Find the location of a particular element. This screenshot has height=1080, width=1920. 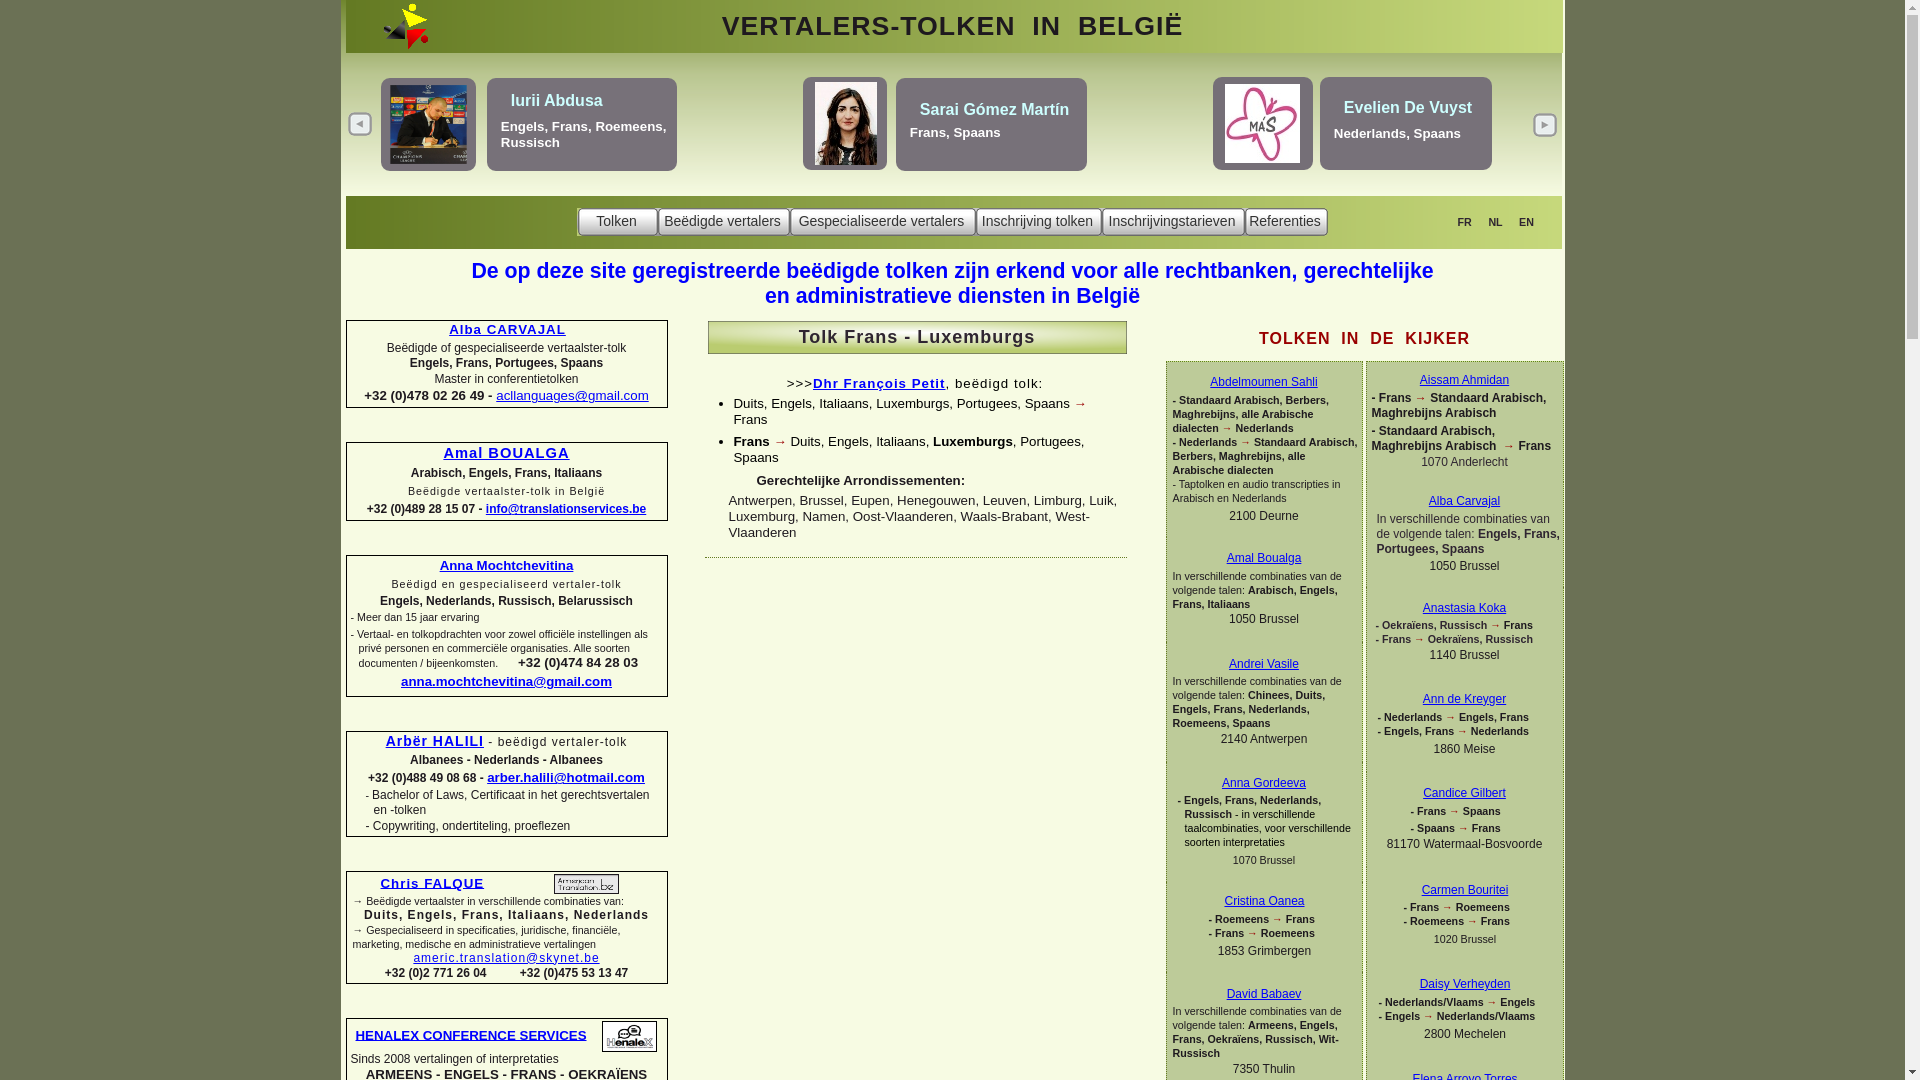

'americ.translation@skynet.be' is located at coordinates (505, 956).